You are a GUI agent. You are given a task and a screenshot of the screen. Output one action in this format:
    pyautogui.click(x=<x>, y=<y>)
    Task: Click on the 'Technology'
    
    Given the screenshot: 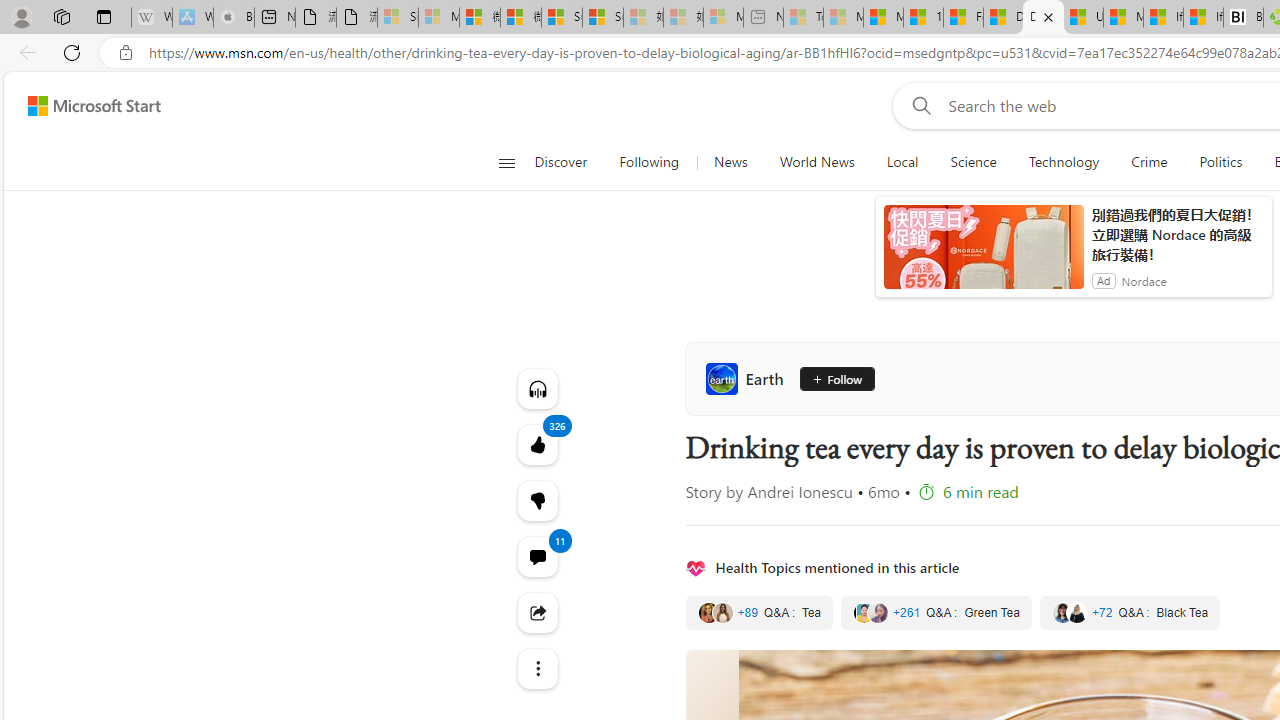 What is the action you would take?
    pyautogui.click(x=1063, y=162)
    